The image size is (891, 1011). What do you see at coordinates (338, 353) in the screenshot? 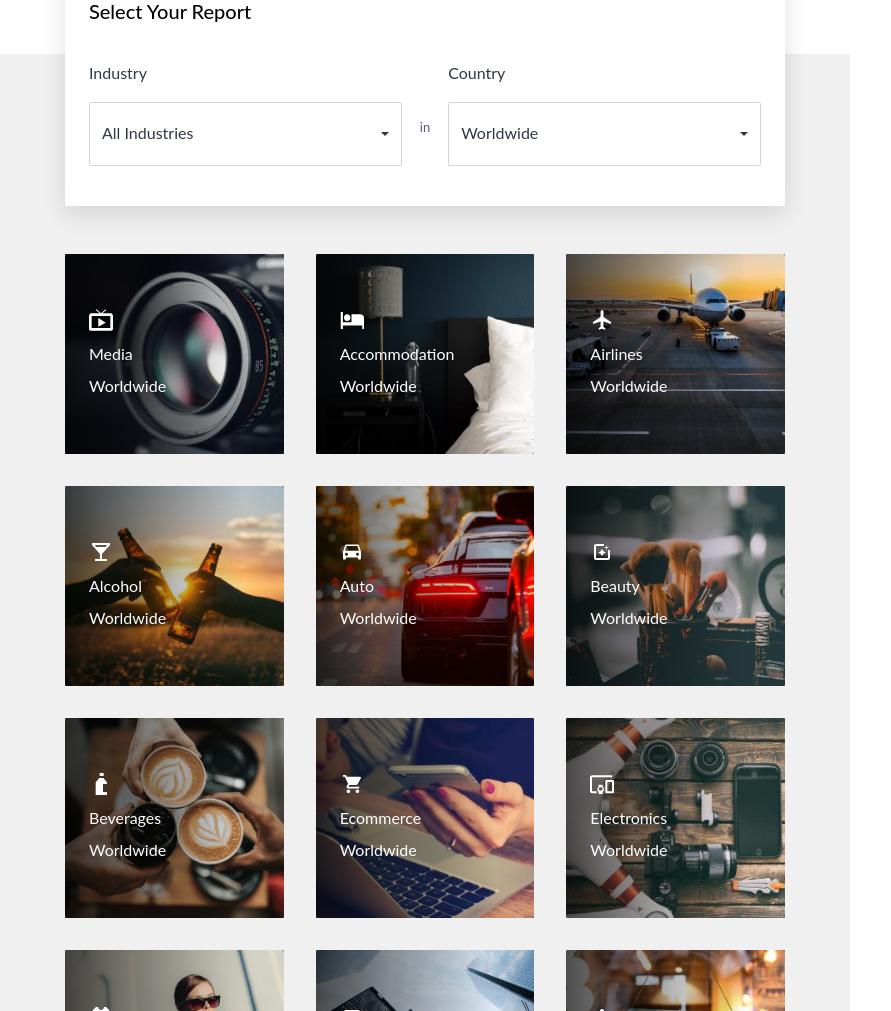
I see `'Accommodation'` at bounding box center [338, 353].